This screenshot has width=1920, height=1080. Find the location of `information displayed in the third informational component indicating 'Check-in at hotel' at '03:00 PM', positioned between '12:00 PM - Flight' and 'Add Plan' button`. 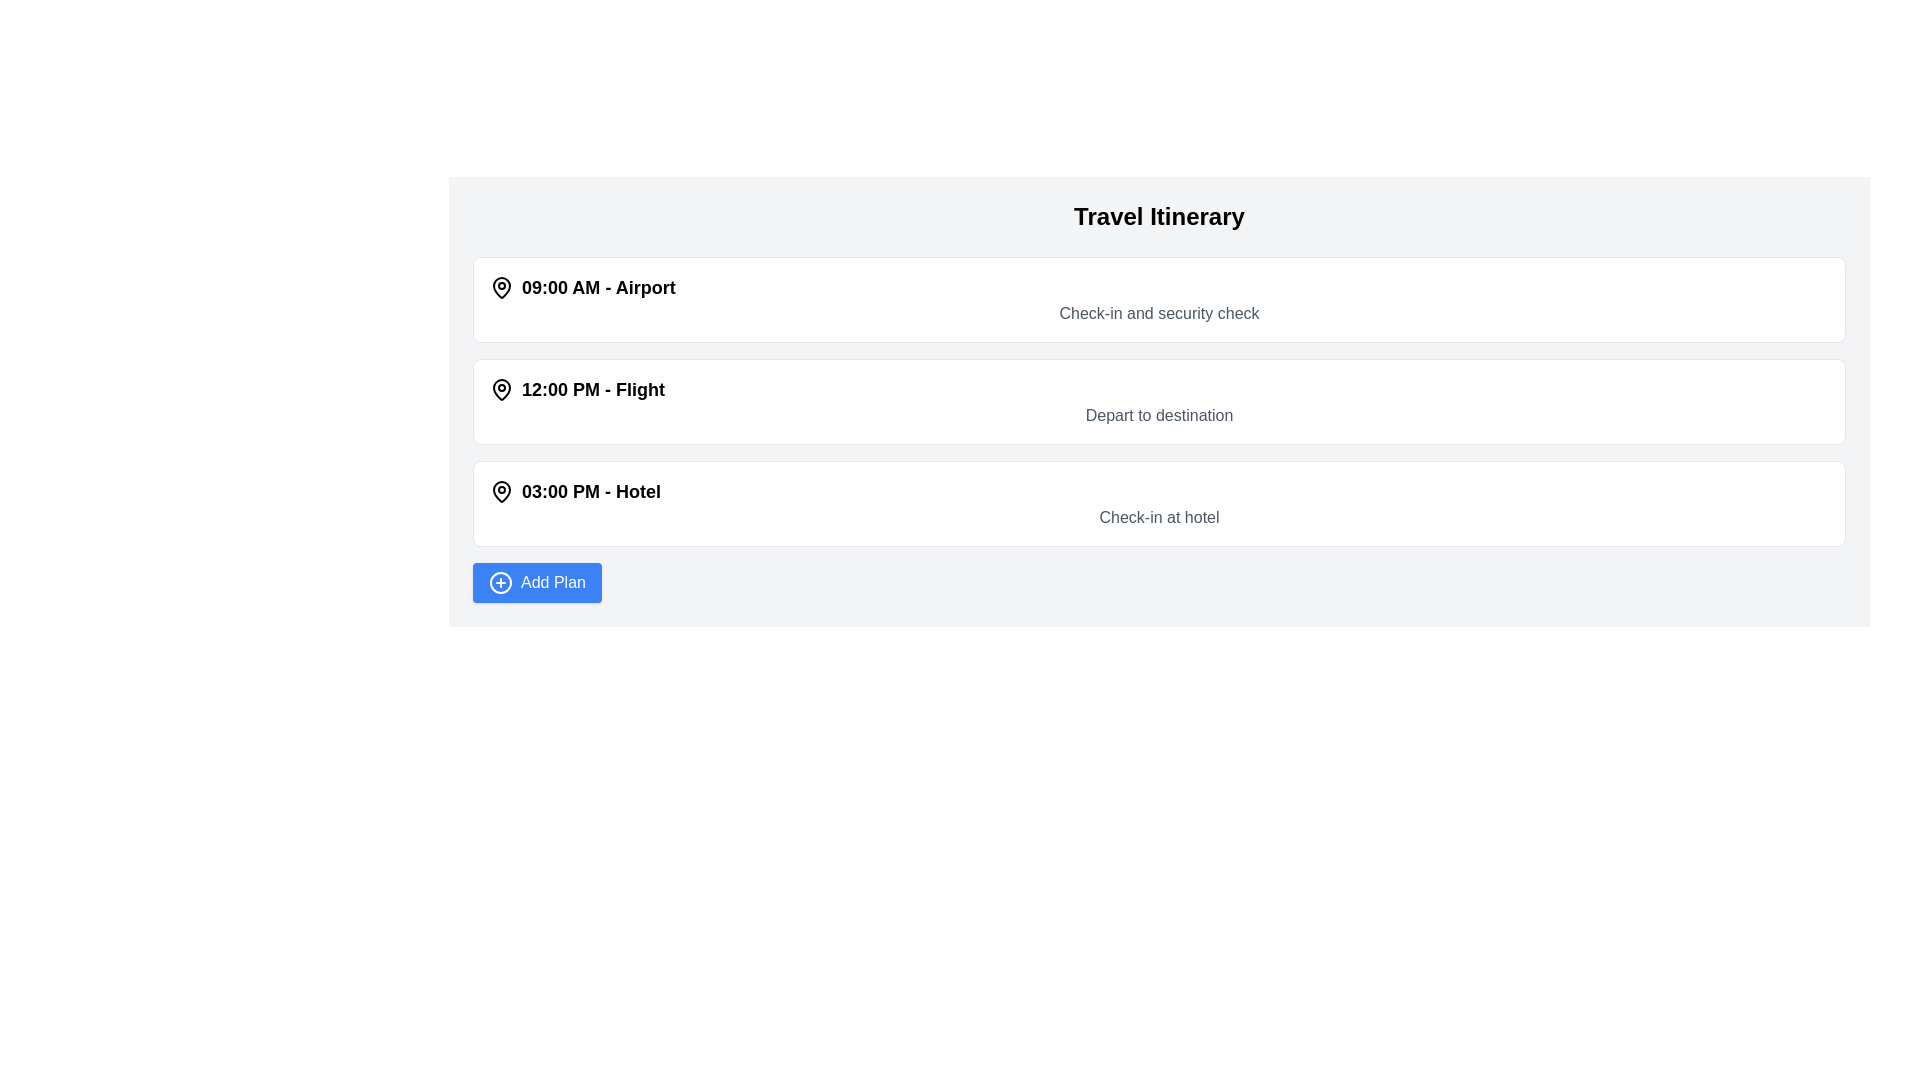

information displayed in the third informational component indicating 'Check-in at hotel' at '03:00 PM', positioned between '12:00 PM - Flight' and 'Add Plan' button is located at coordinates (1159, 503).